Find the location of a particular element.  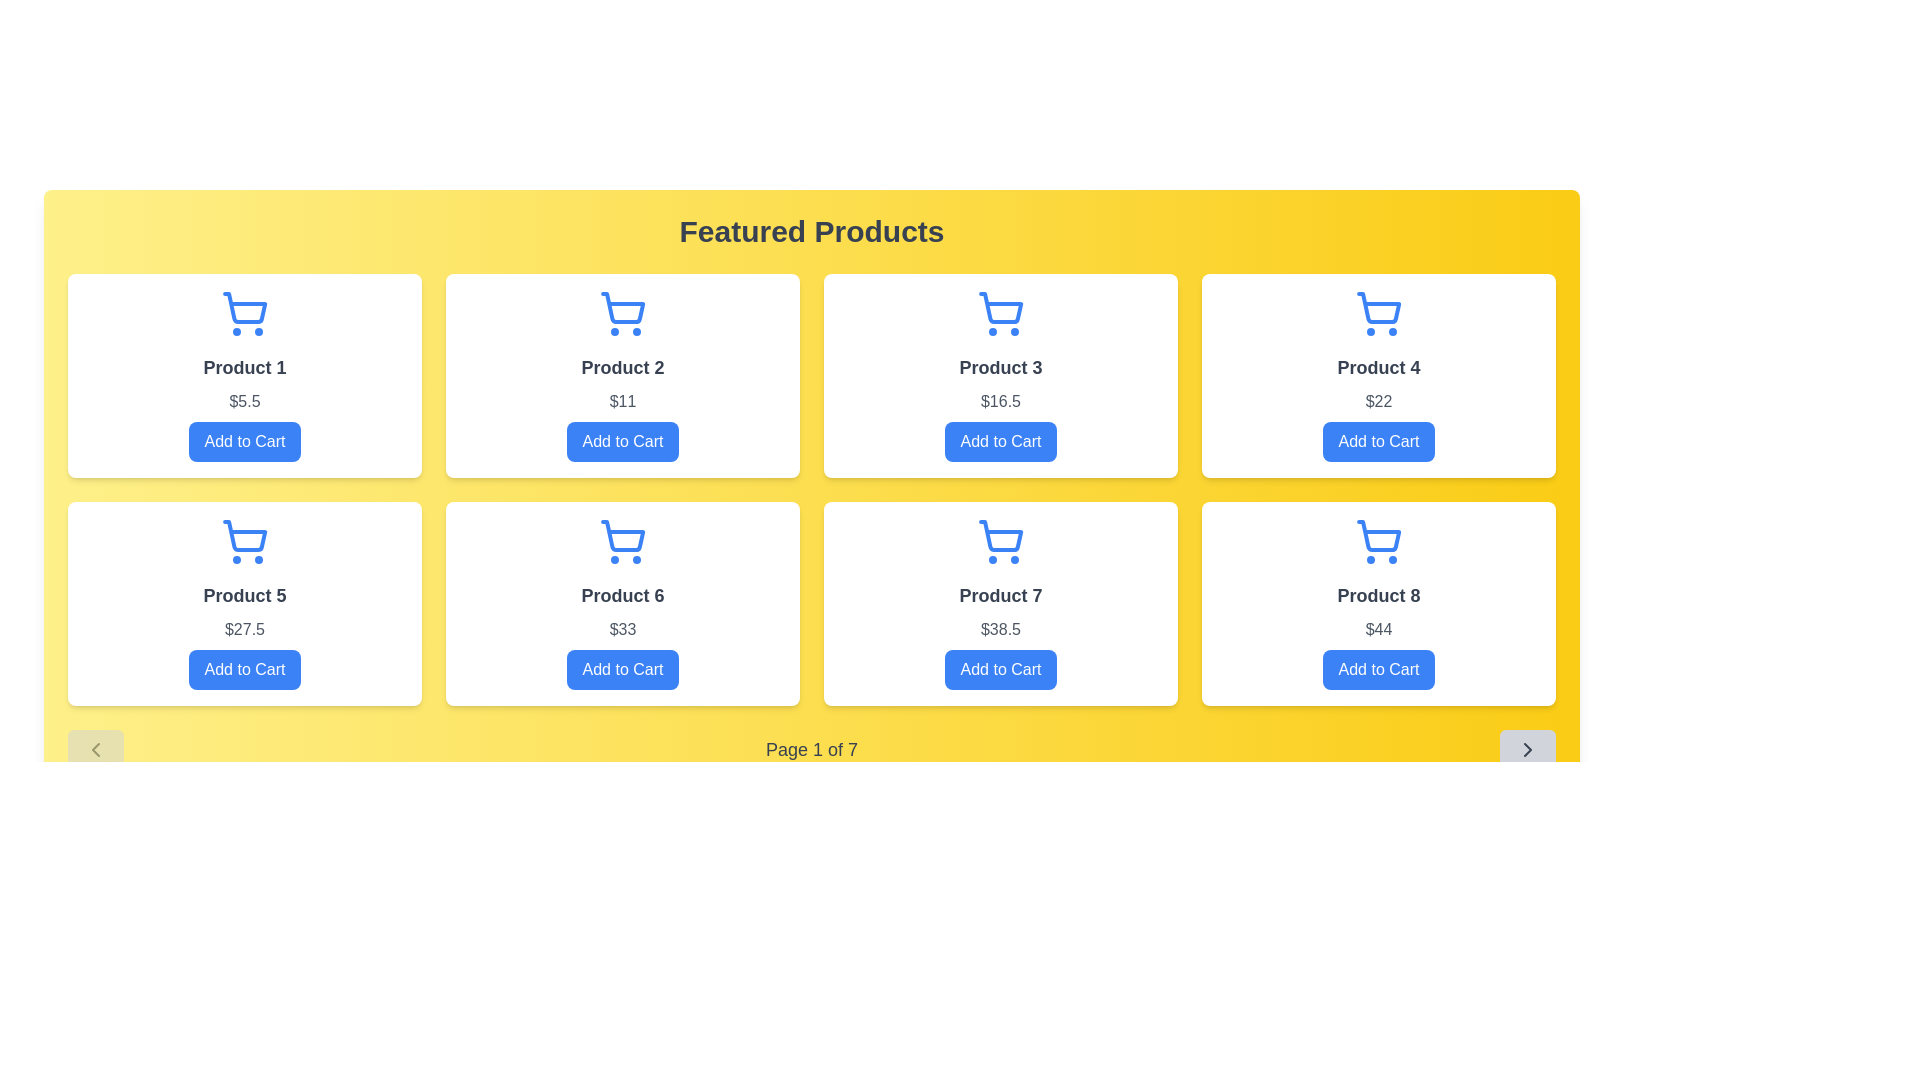

the price Text label within the product card labeled 'Product 4', which is positioned below the title and above the 'Add to Cart' button is located at coordinates (1377, 401).